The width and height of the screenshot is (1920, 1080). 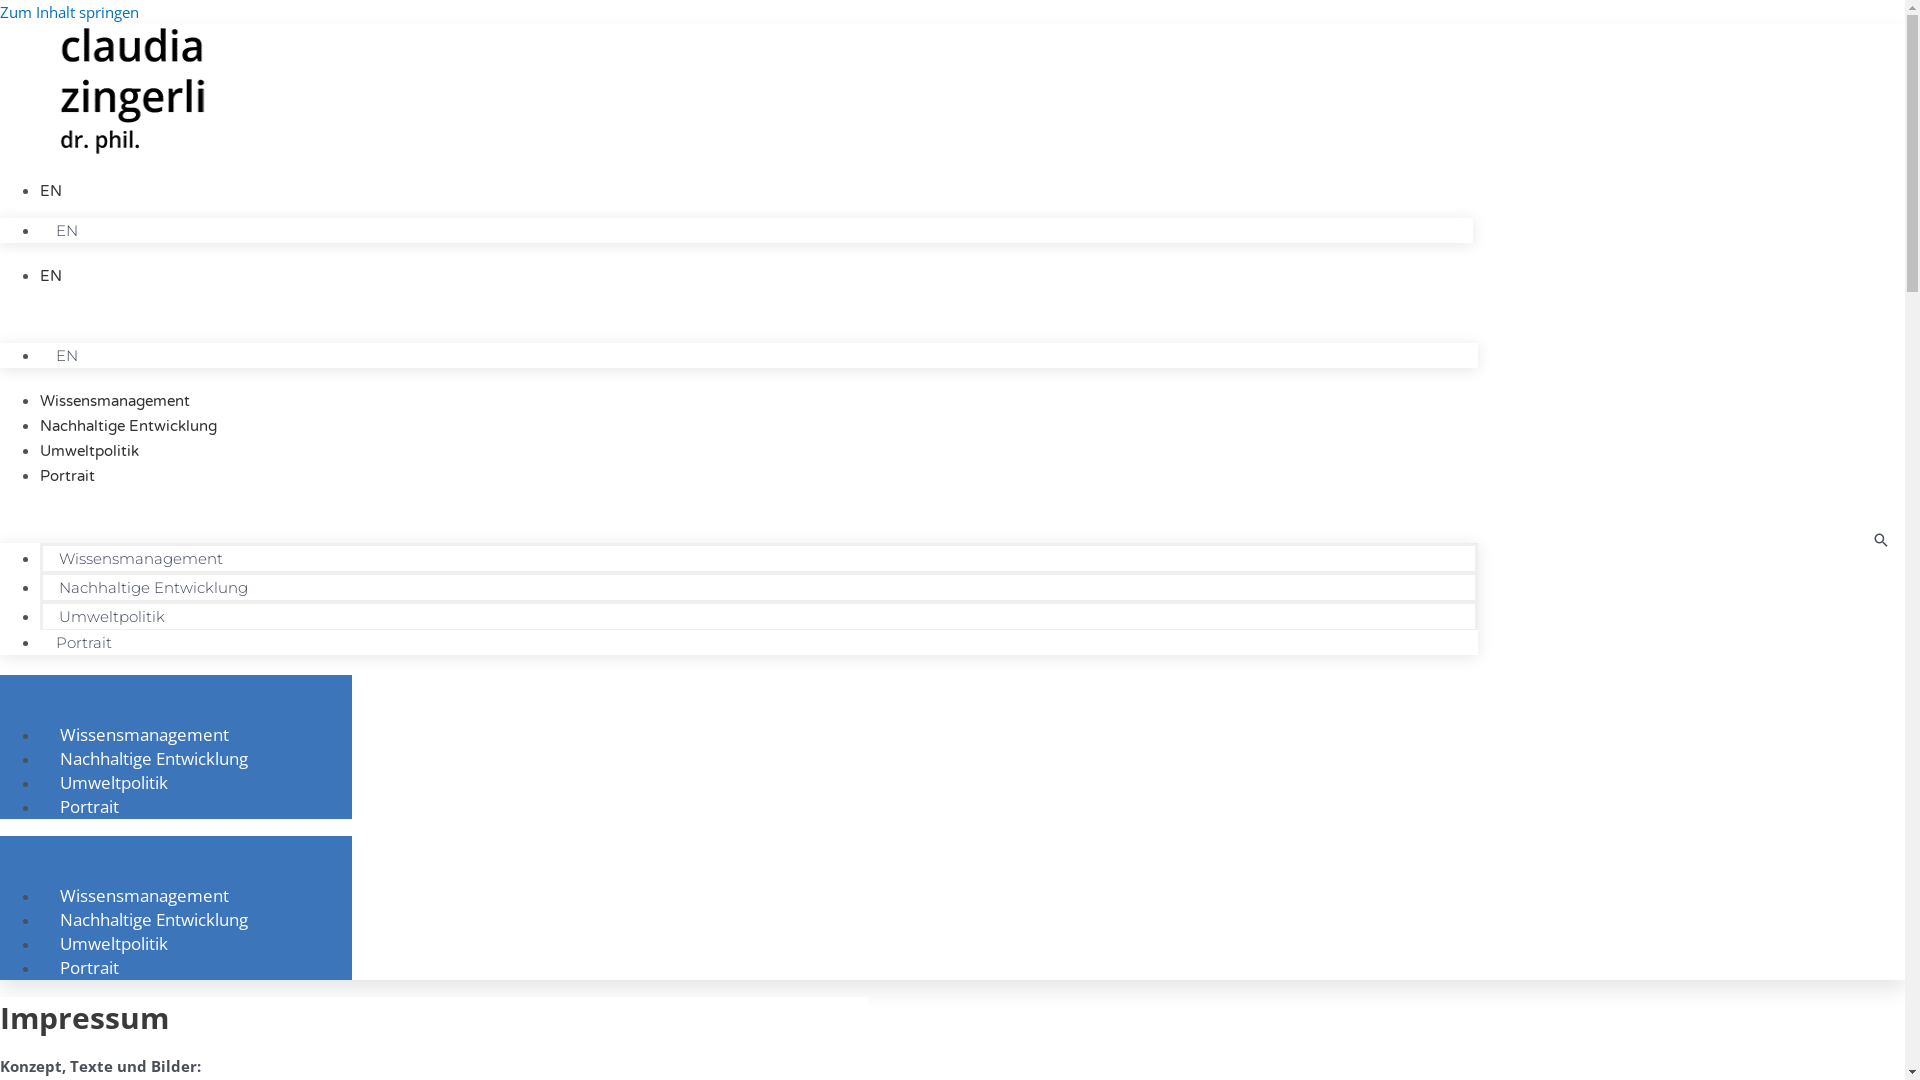 I want to click on 'Zum Inhalt springen', so click(x=69, y=11).